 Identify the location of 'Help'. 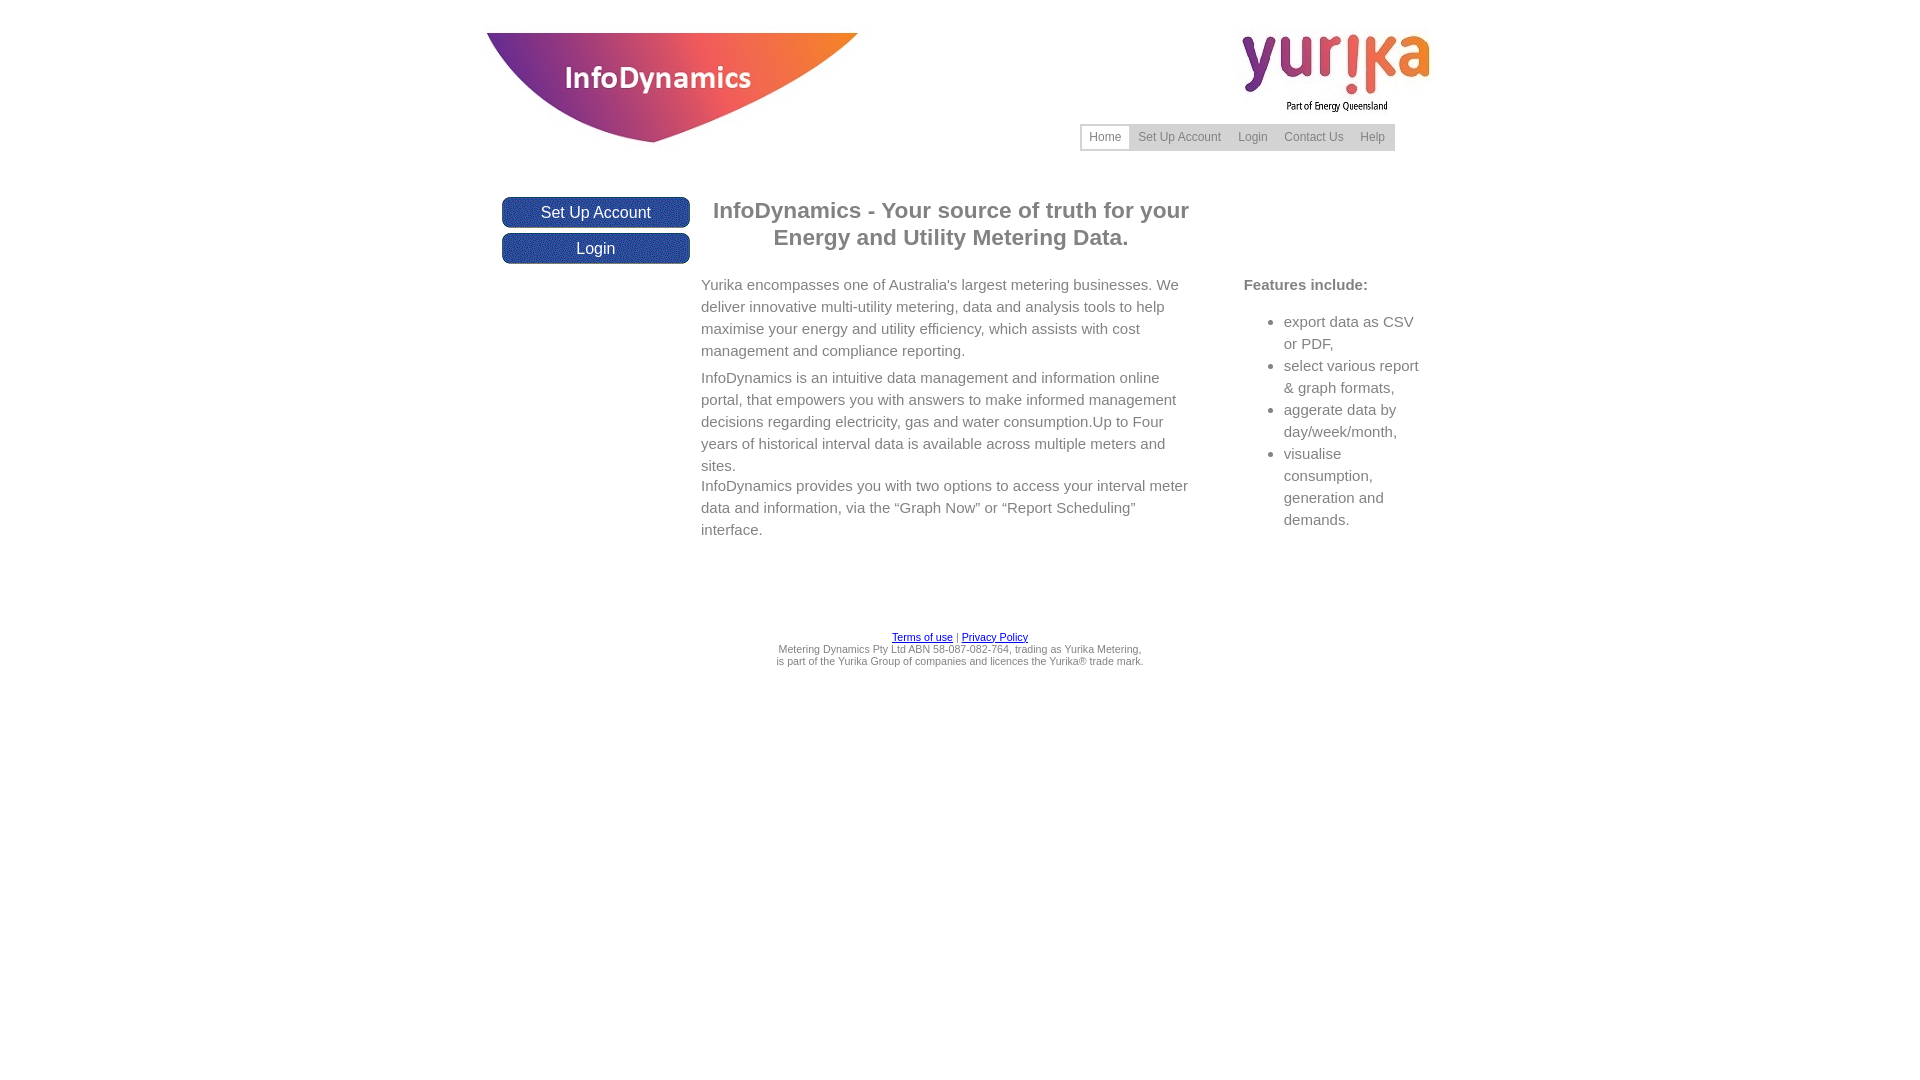
(1371, 136).